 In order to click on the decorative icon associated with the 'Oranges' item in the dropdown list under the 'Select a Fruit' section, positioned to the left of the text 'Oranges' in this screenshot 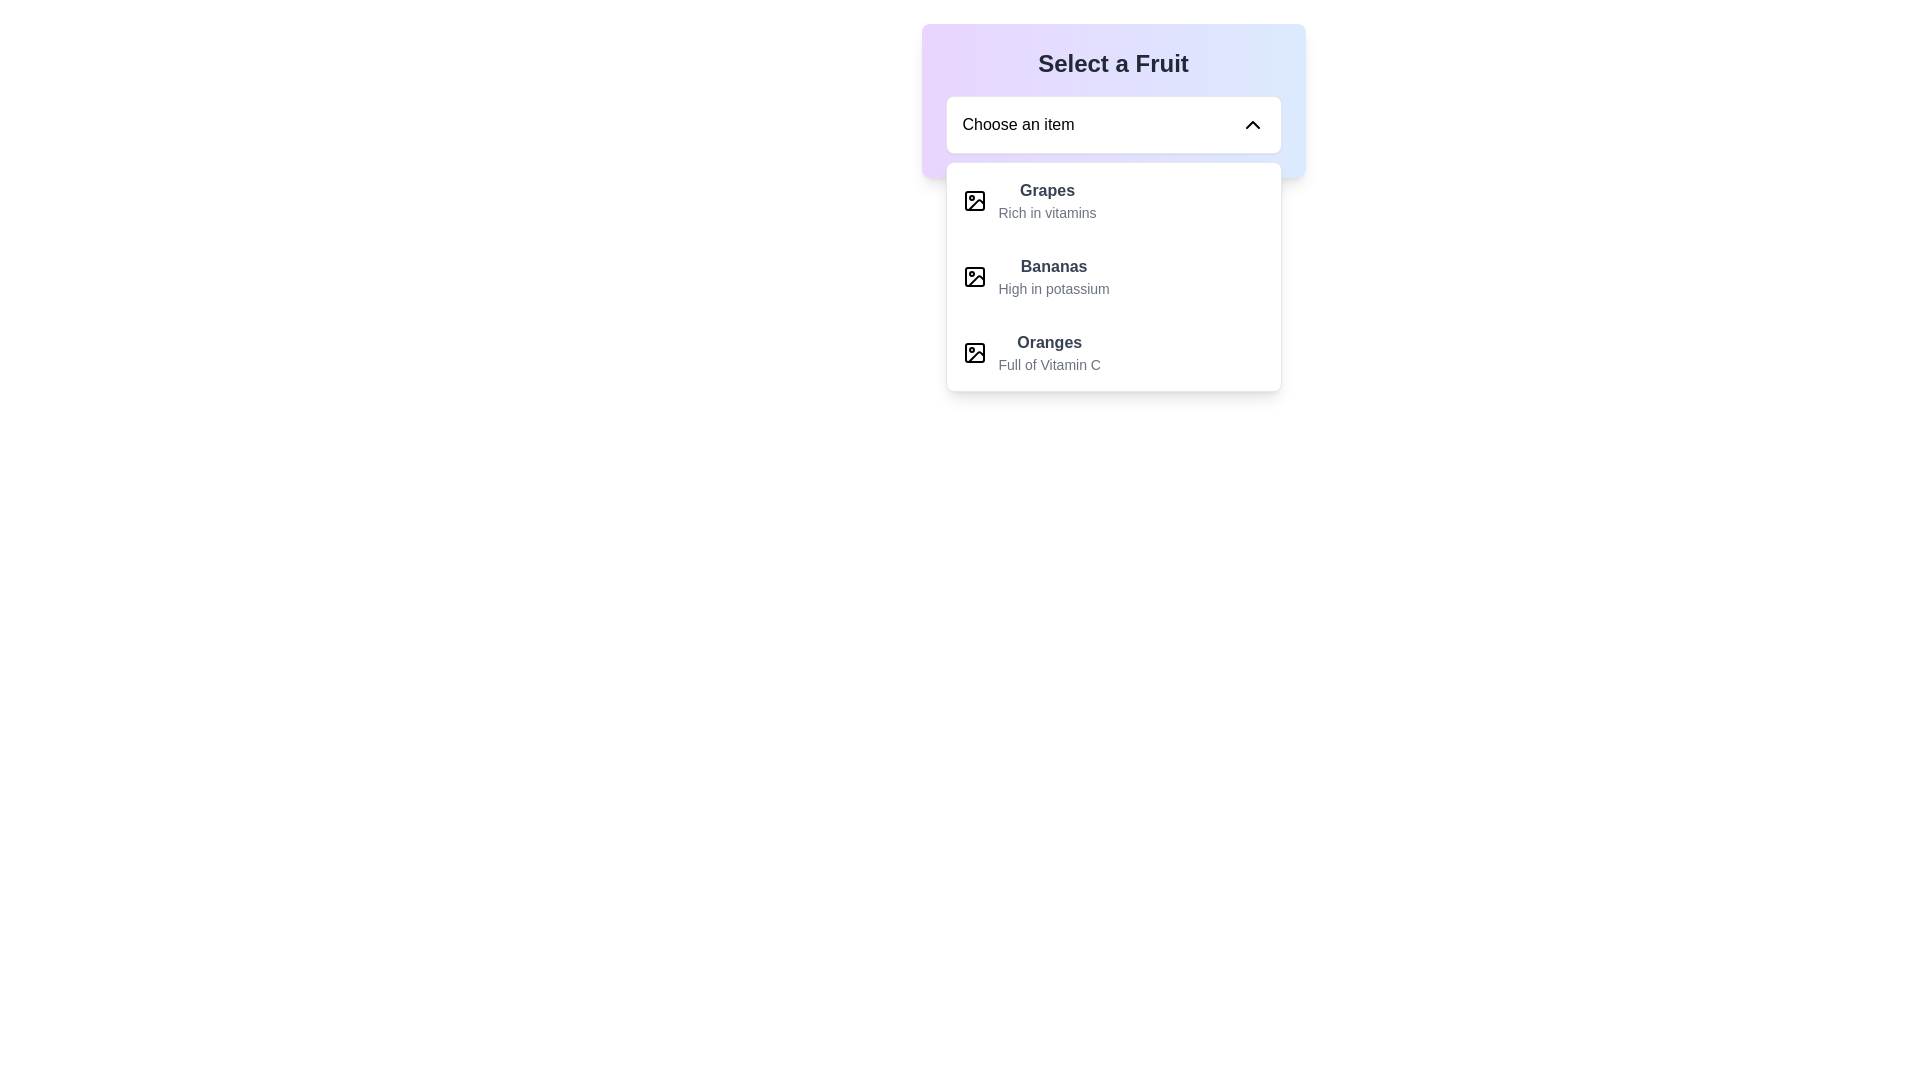, I will do `click(974, 352)`.